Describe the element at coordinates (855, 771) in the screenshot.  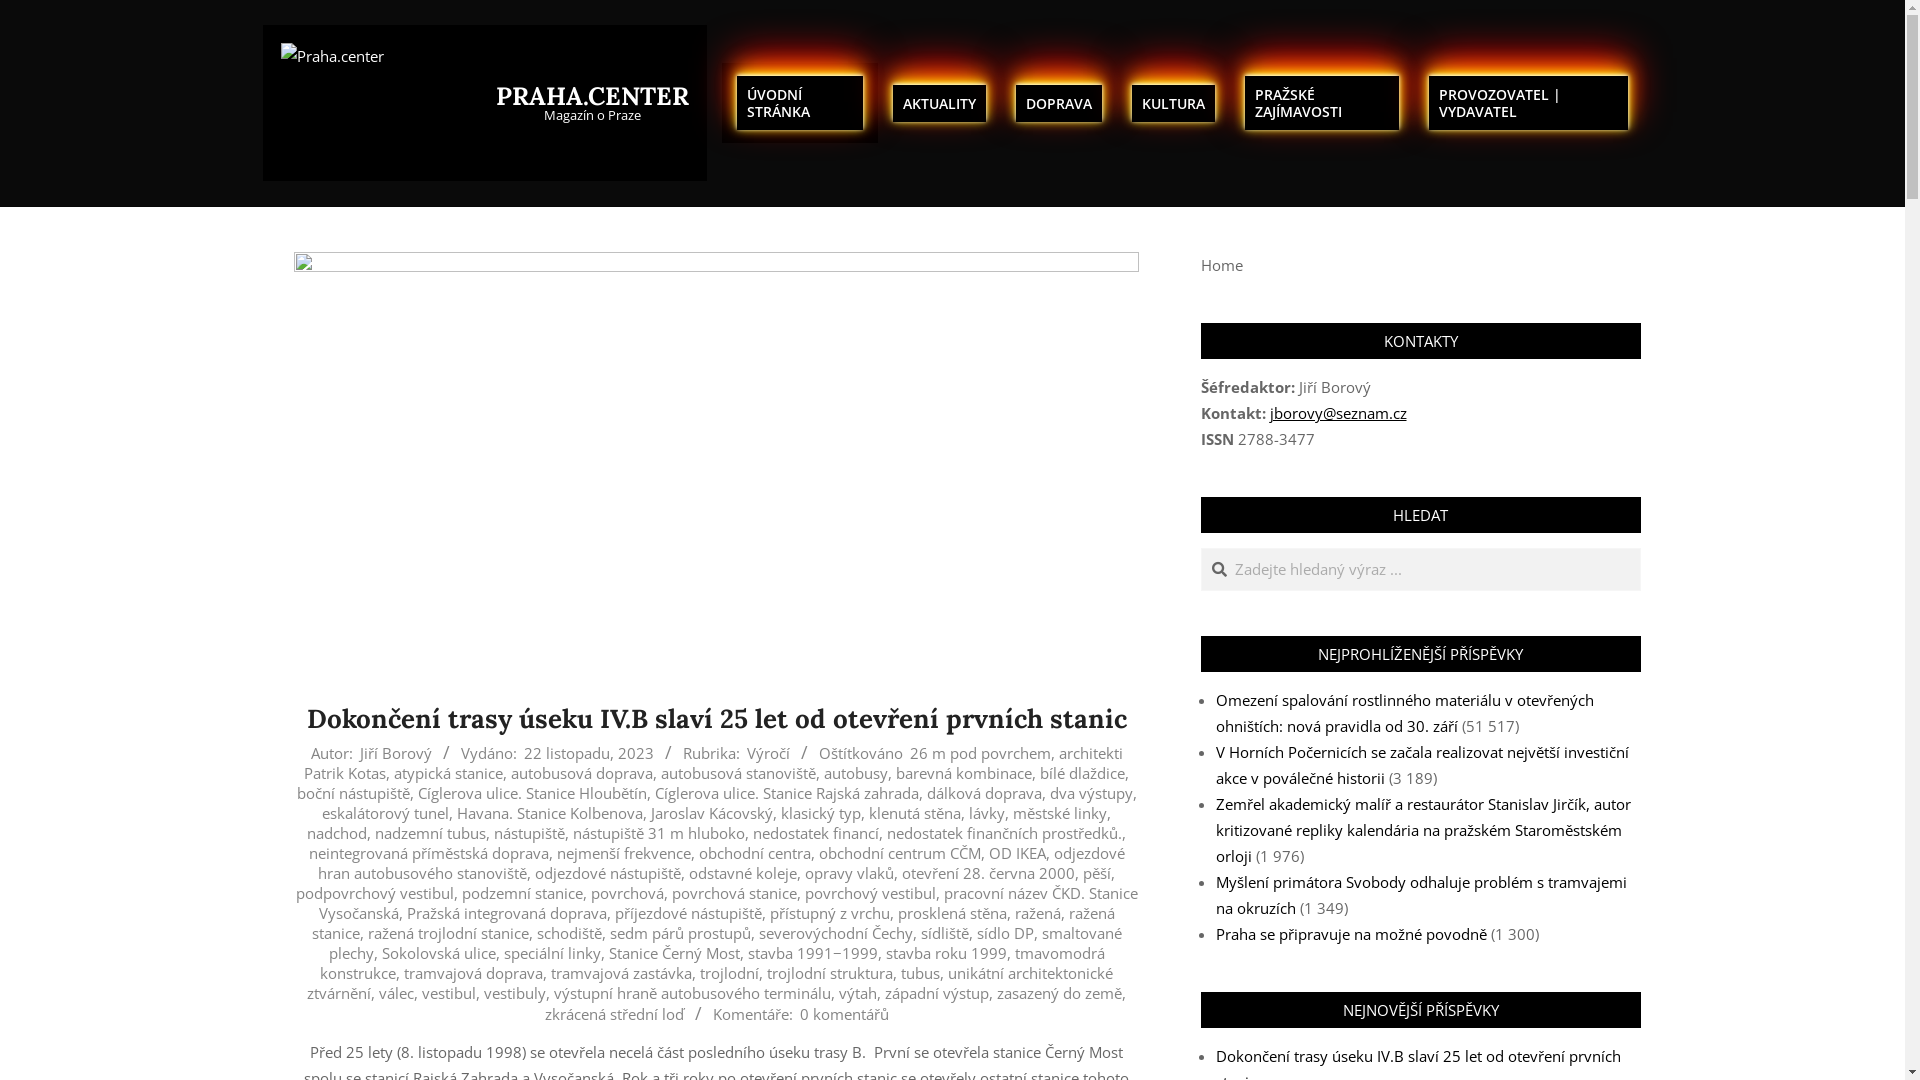
I see `'autobusy'` at that location.